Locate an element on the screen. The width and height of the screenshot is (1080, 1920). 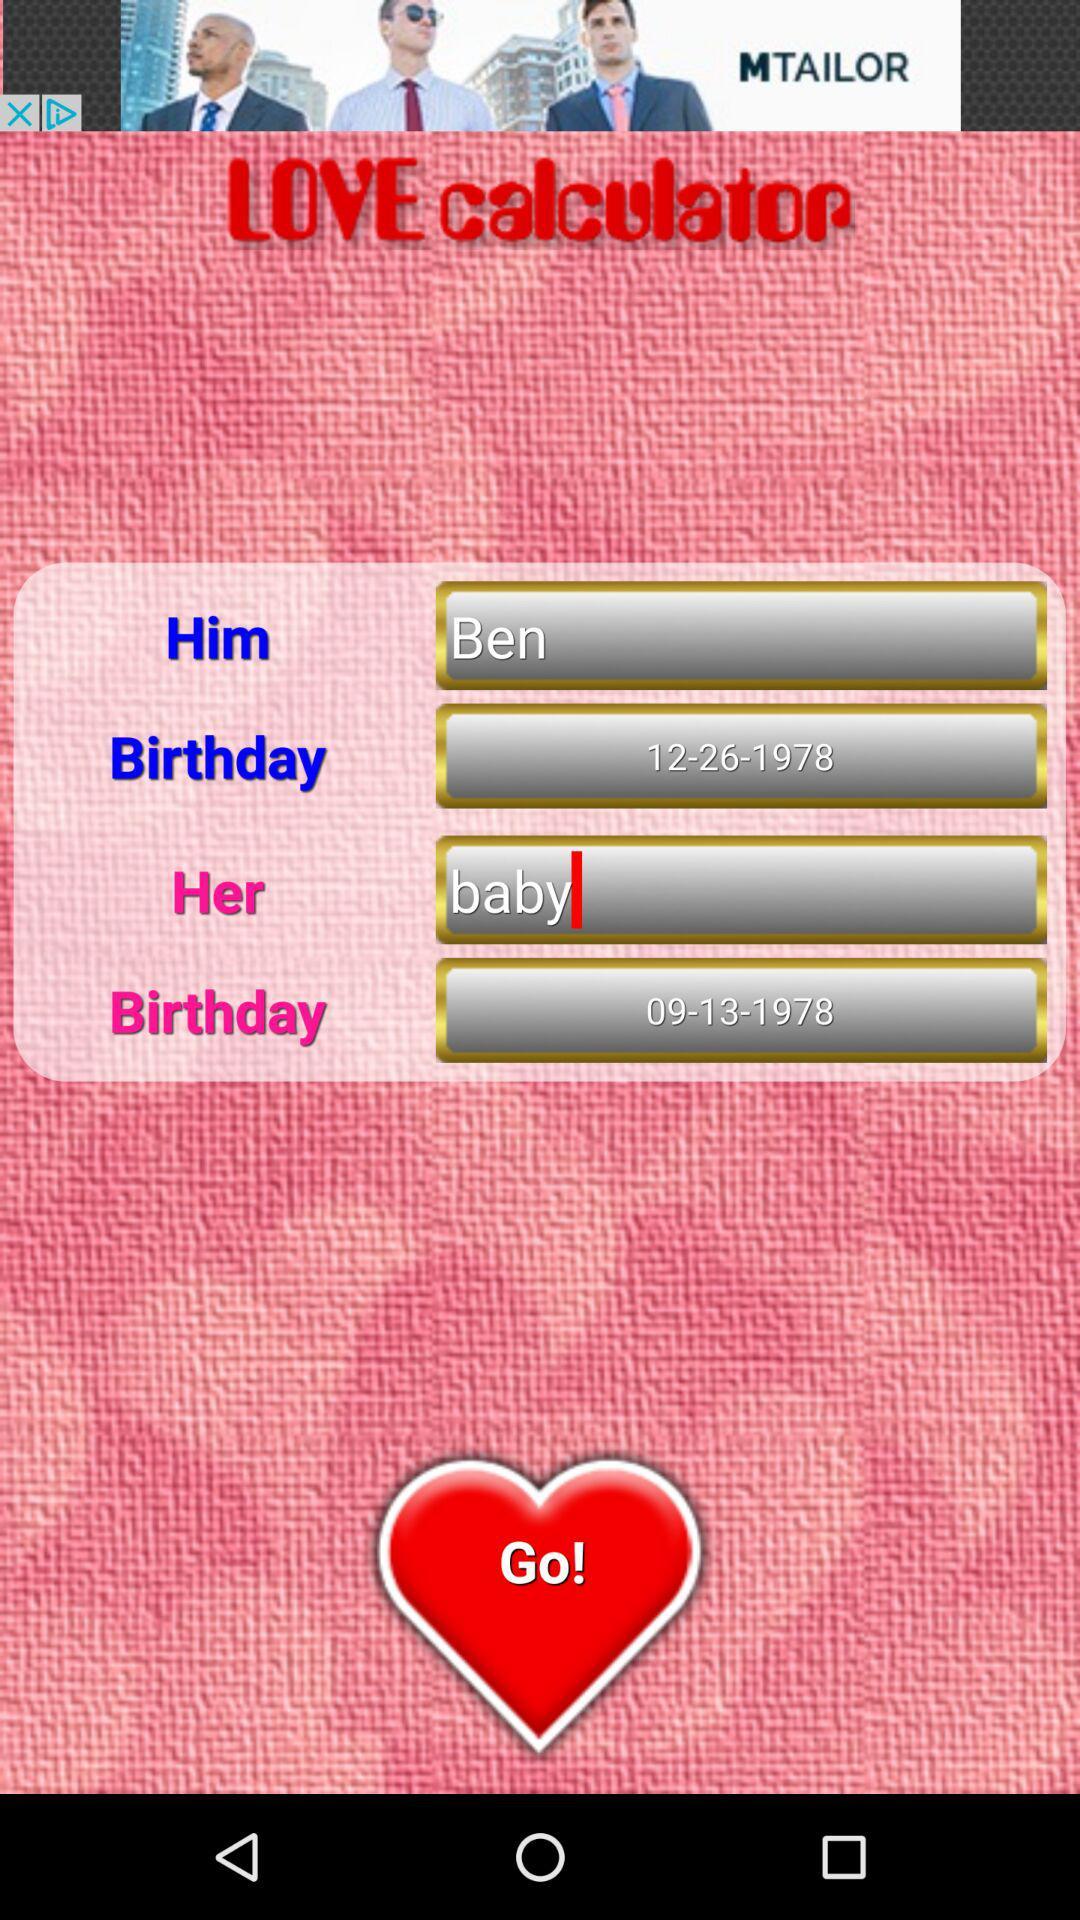
advertiser banner is located at coordinates (540, 65).